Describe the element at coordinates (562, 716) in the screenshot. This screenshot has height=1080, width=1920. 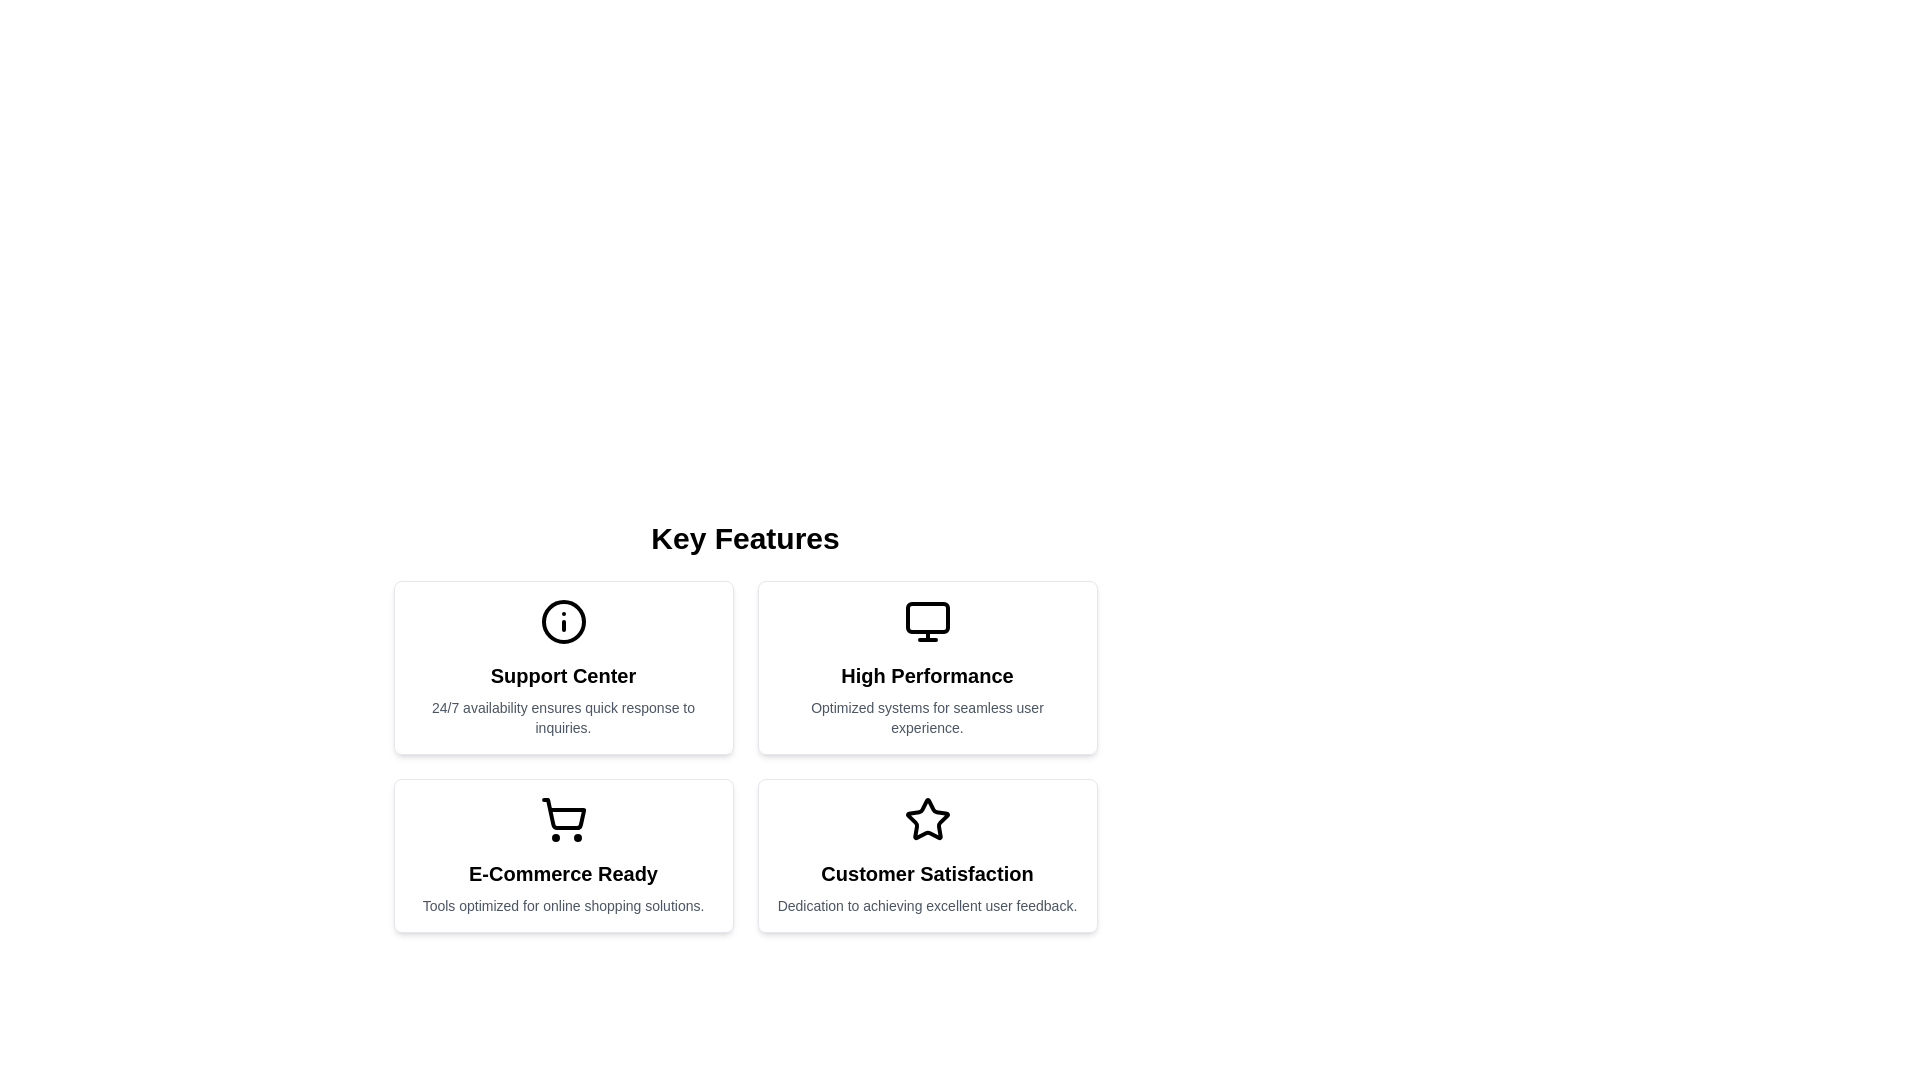
I see `text displayed in the support services information area, located within the rectangular card below the 'Support Center' title` at that location.